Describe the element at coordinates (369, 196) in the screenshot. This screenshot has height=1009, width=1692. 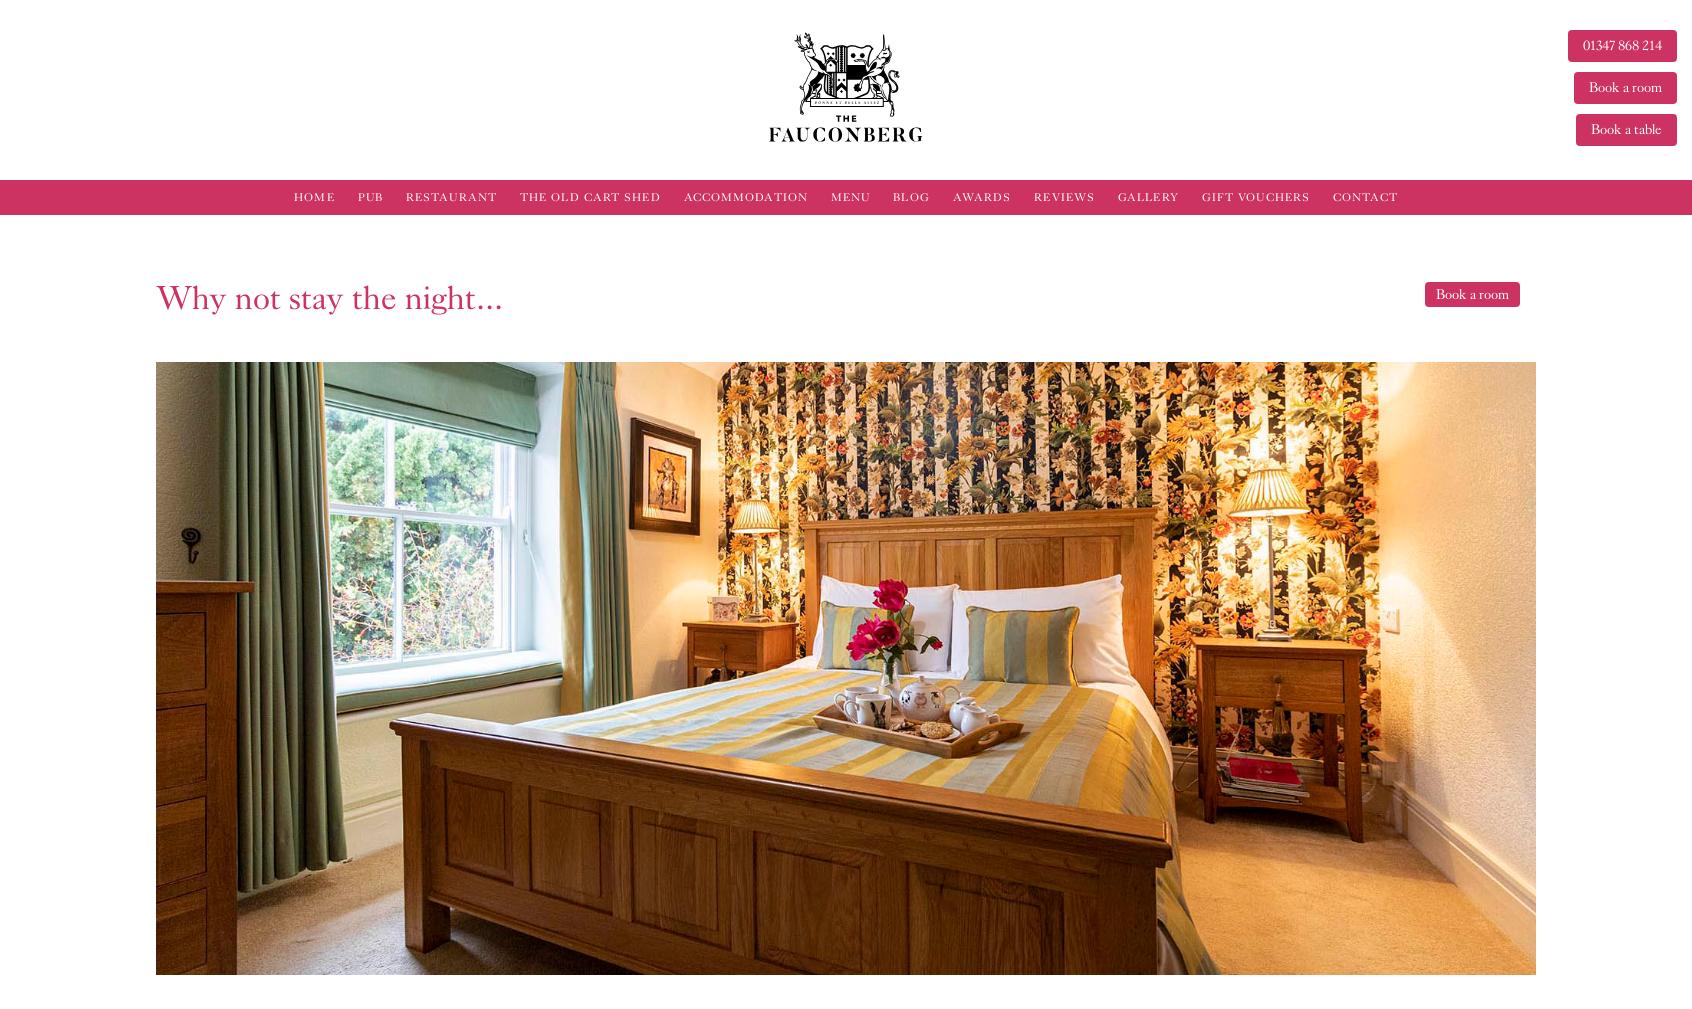
I see `'Pub'` at that location.